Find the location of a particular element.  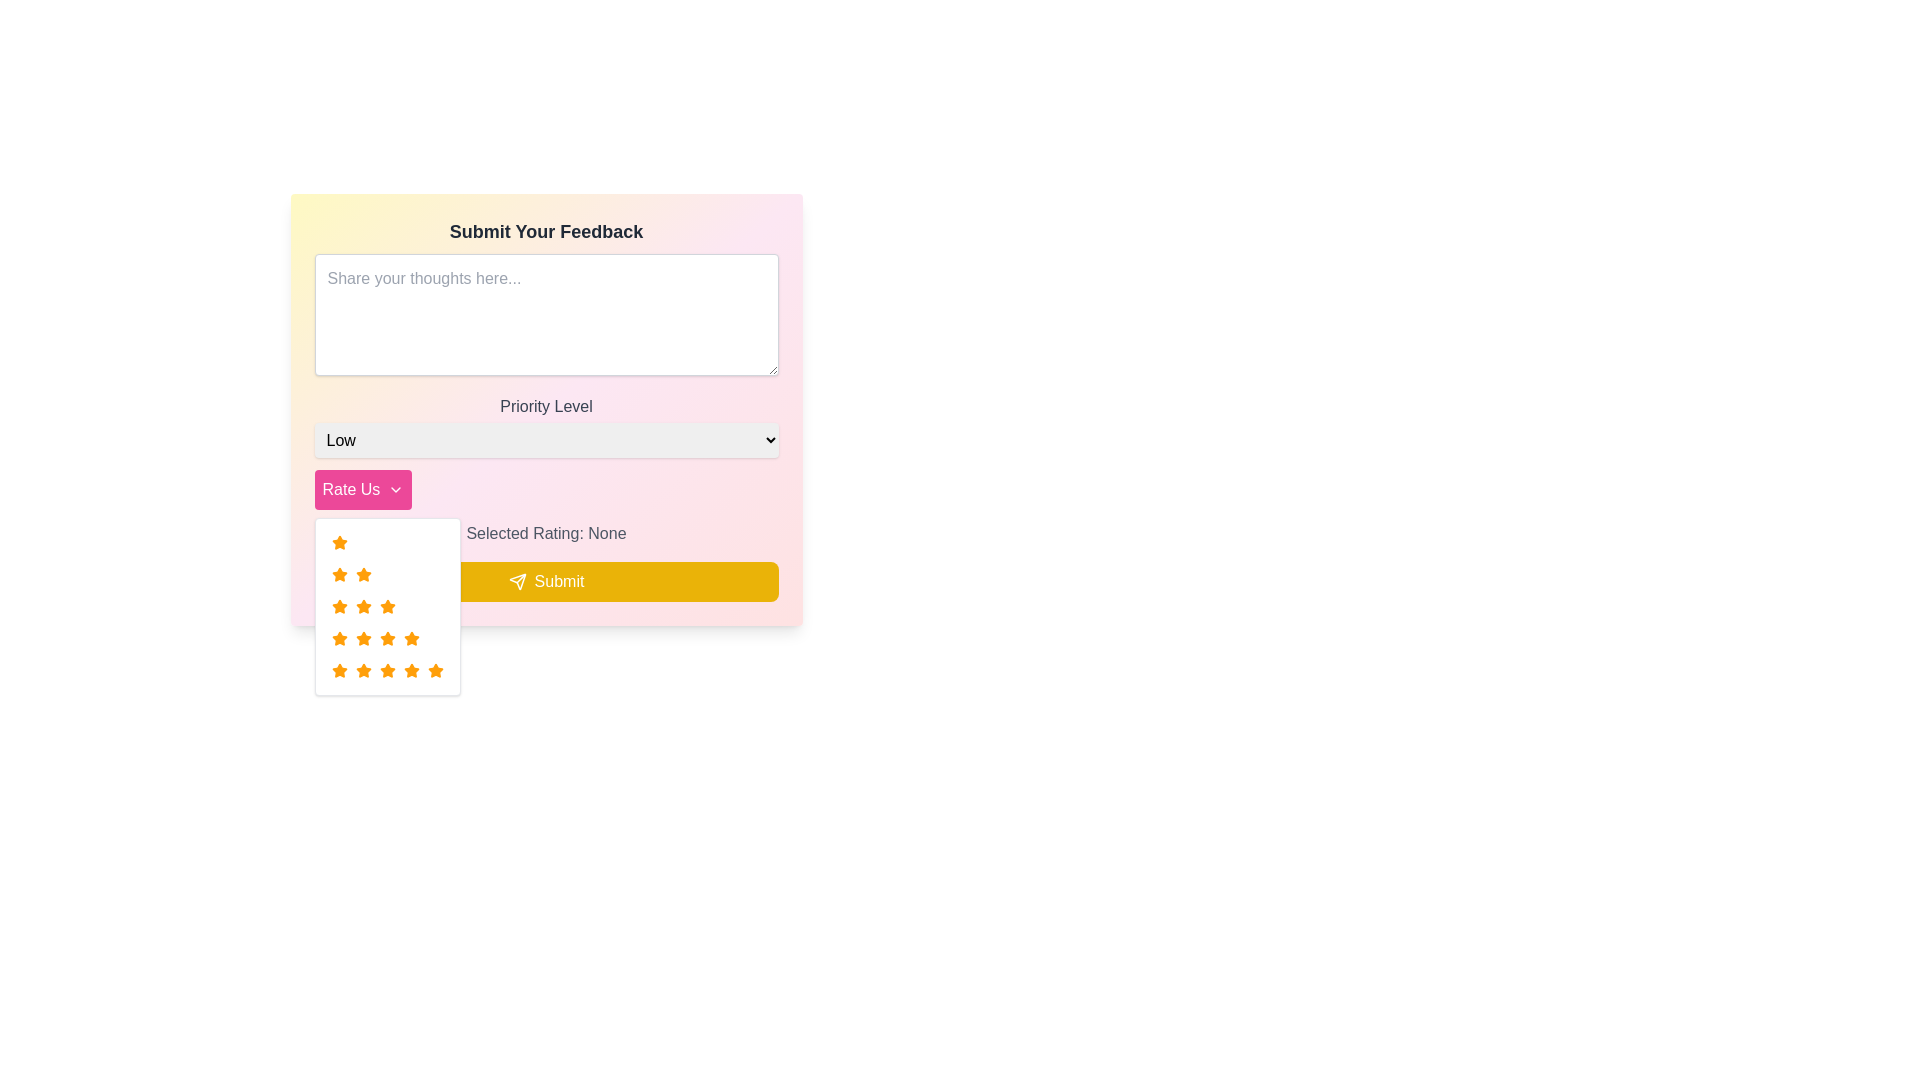

the third star icon in the second row of the rating system is located at coordinates (363, 605).